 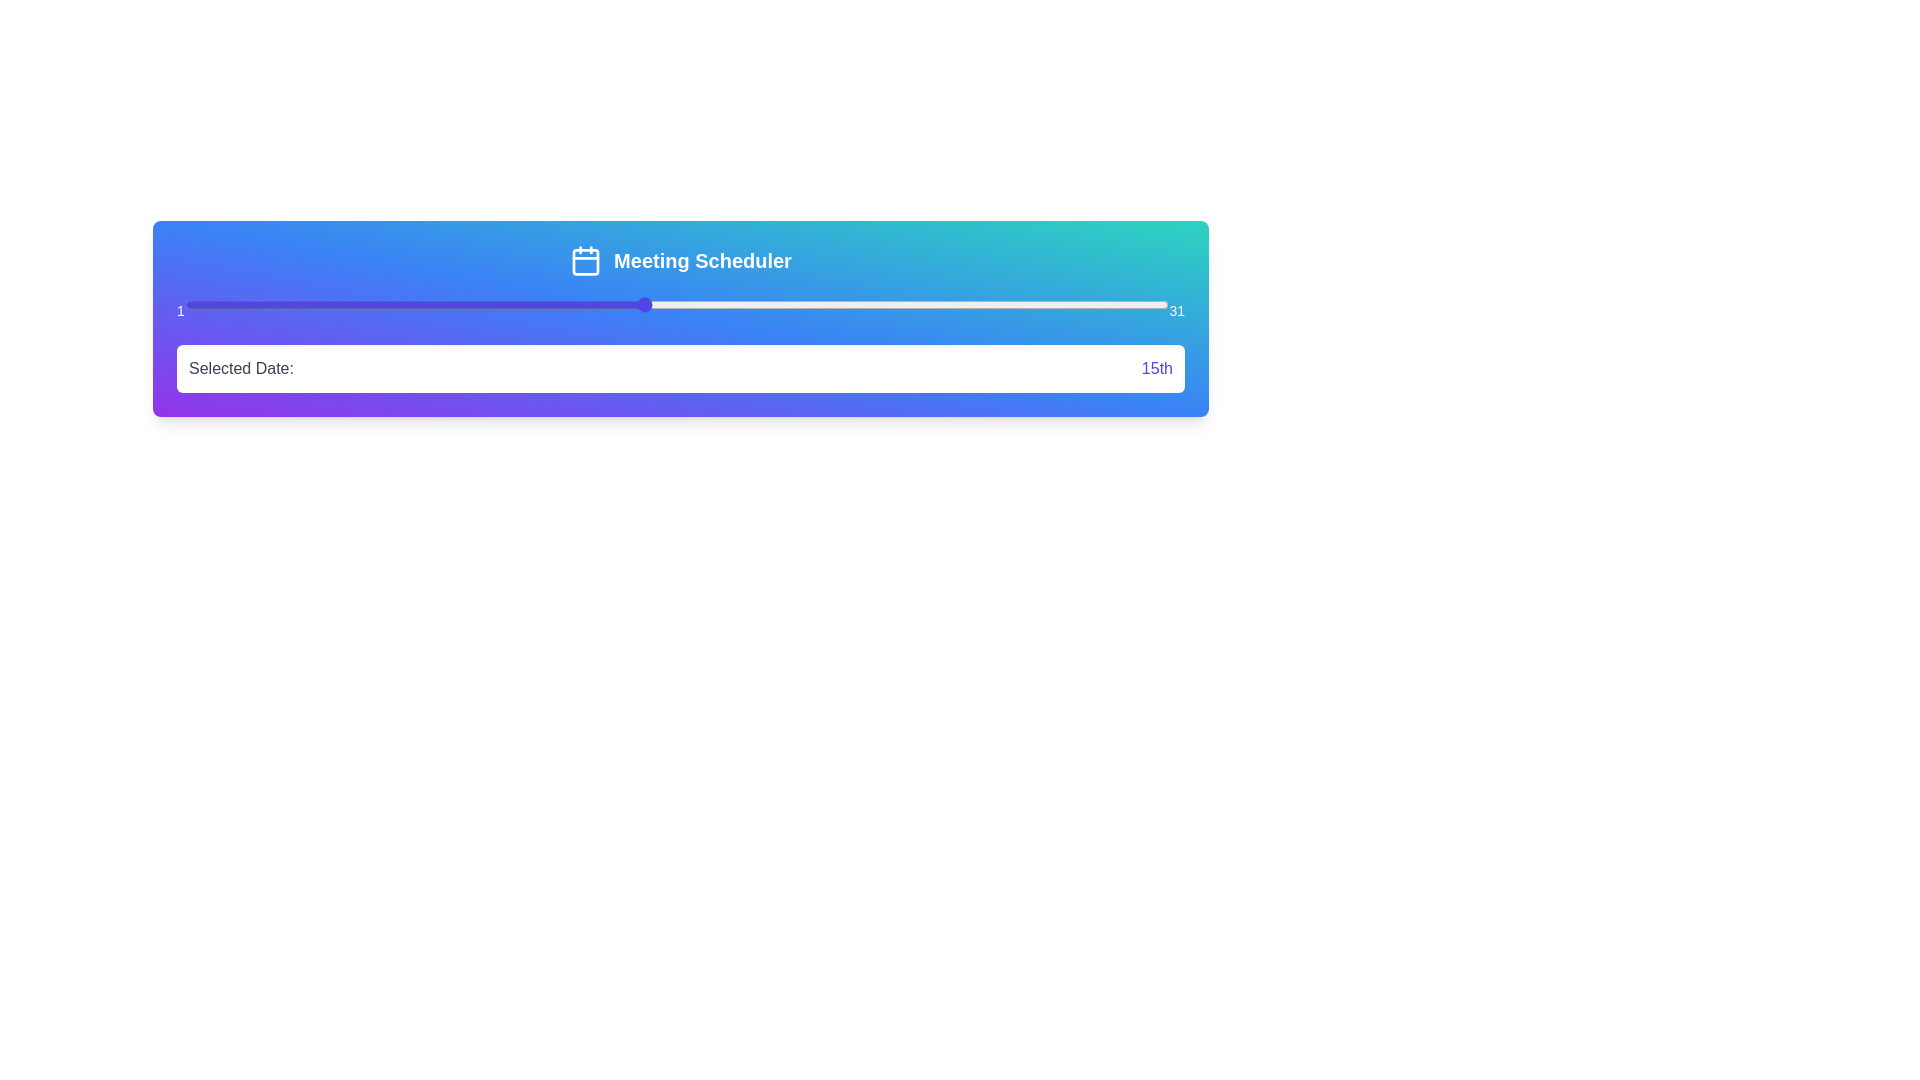 I want to click on the slider, so click(x=249, y=304).